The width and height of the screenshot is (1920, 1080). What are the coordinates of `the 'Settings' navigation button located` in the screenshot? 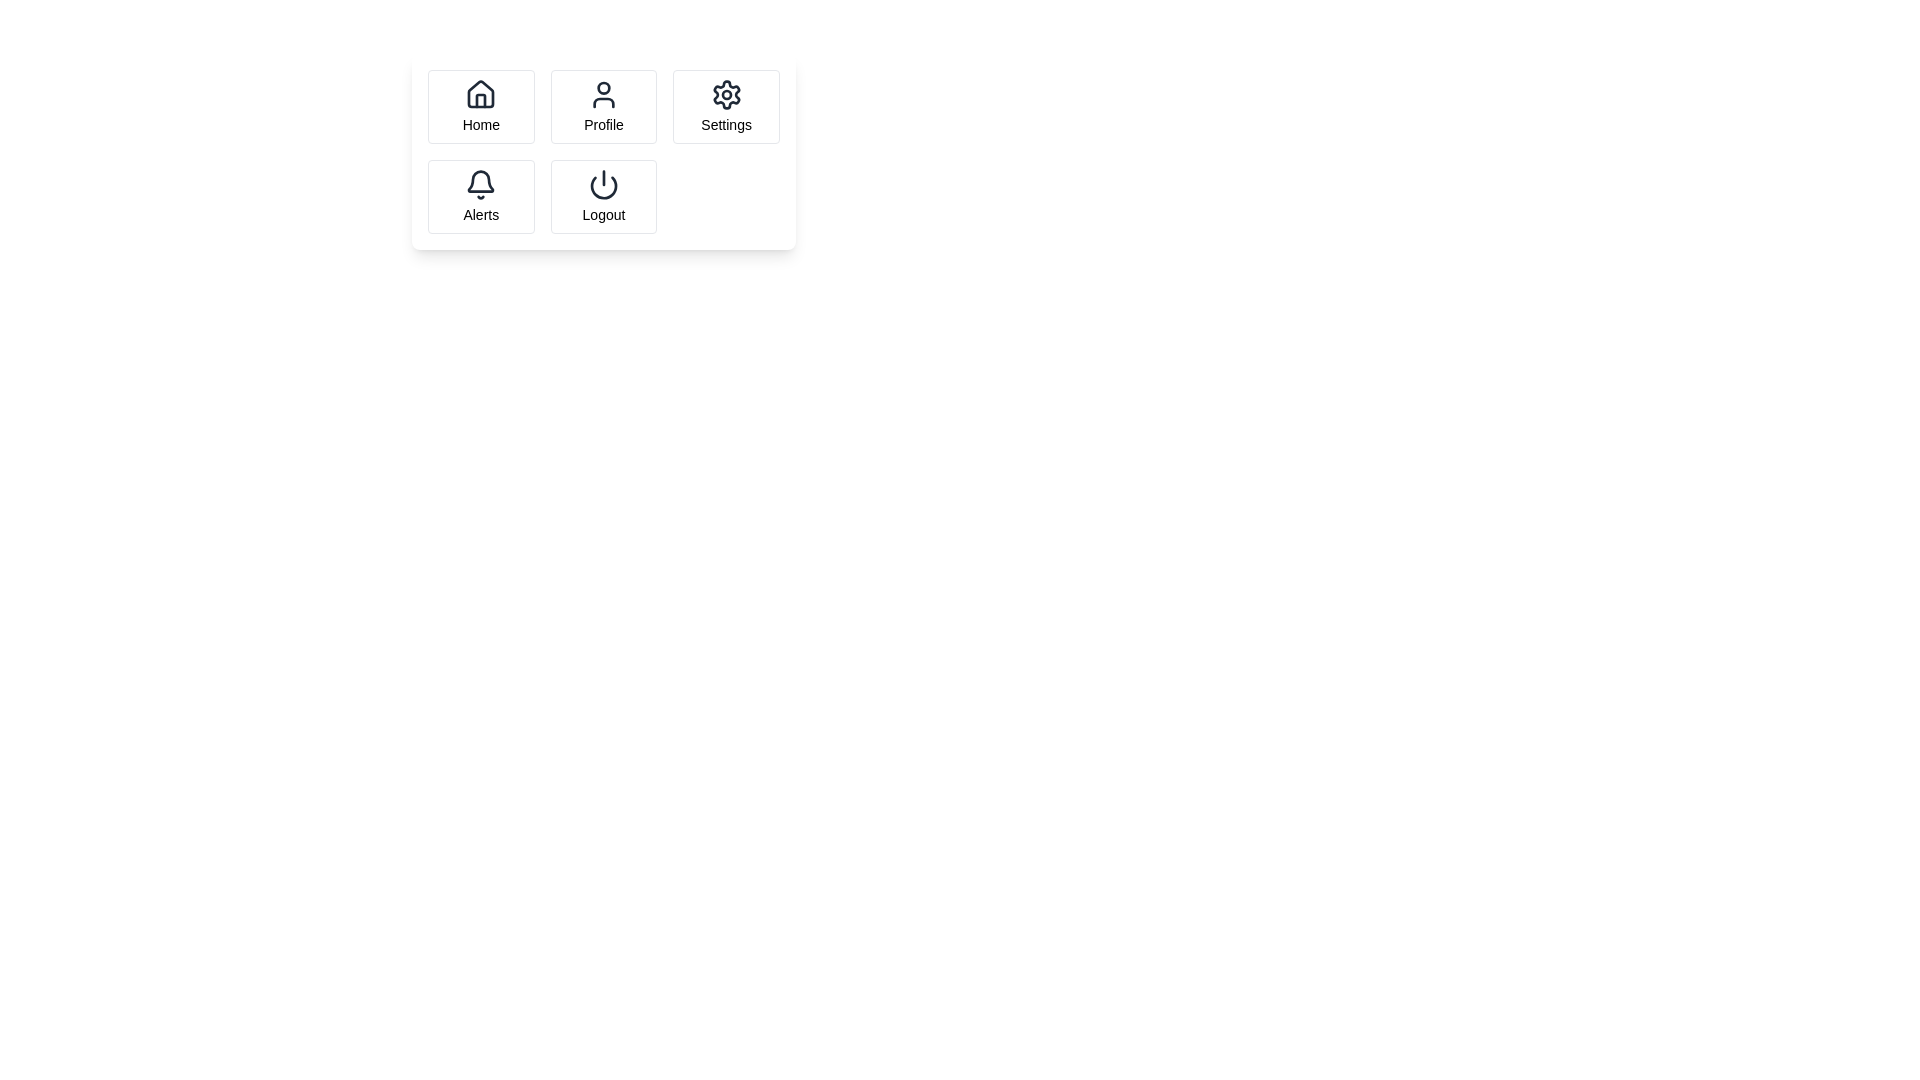 It's located at (725, 107).